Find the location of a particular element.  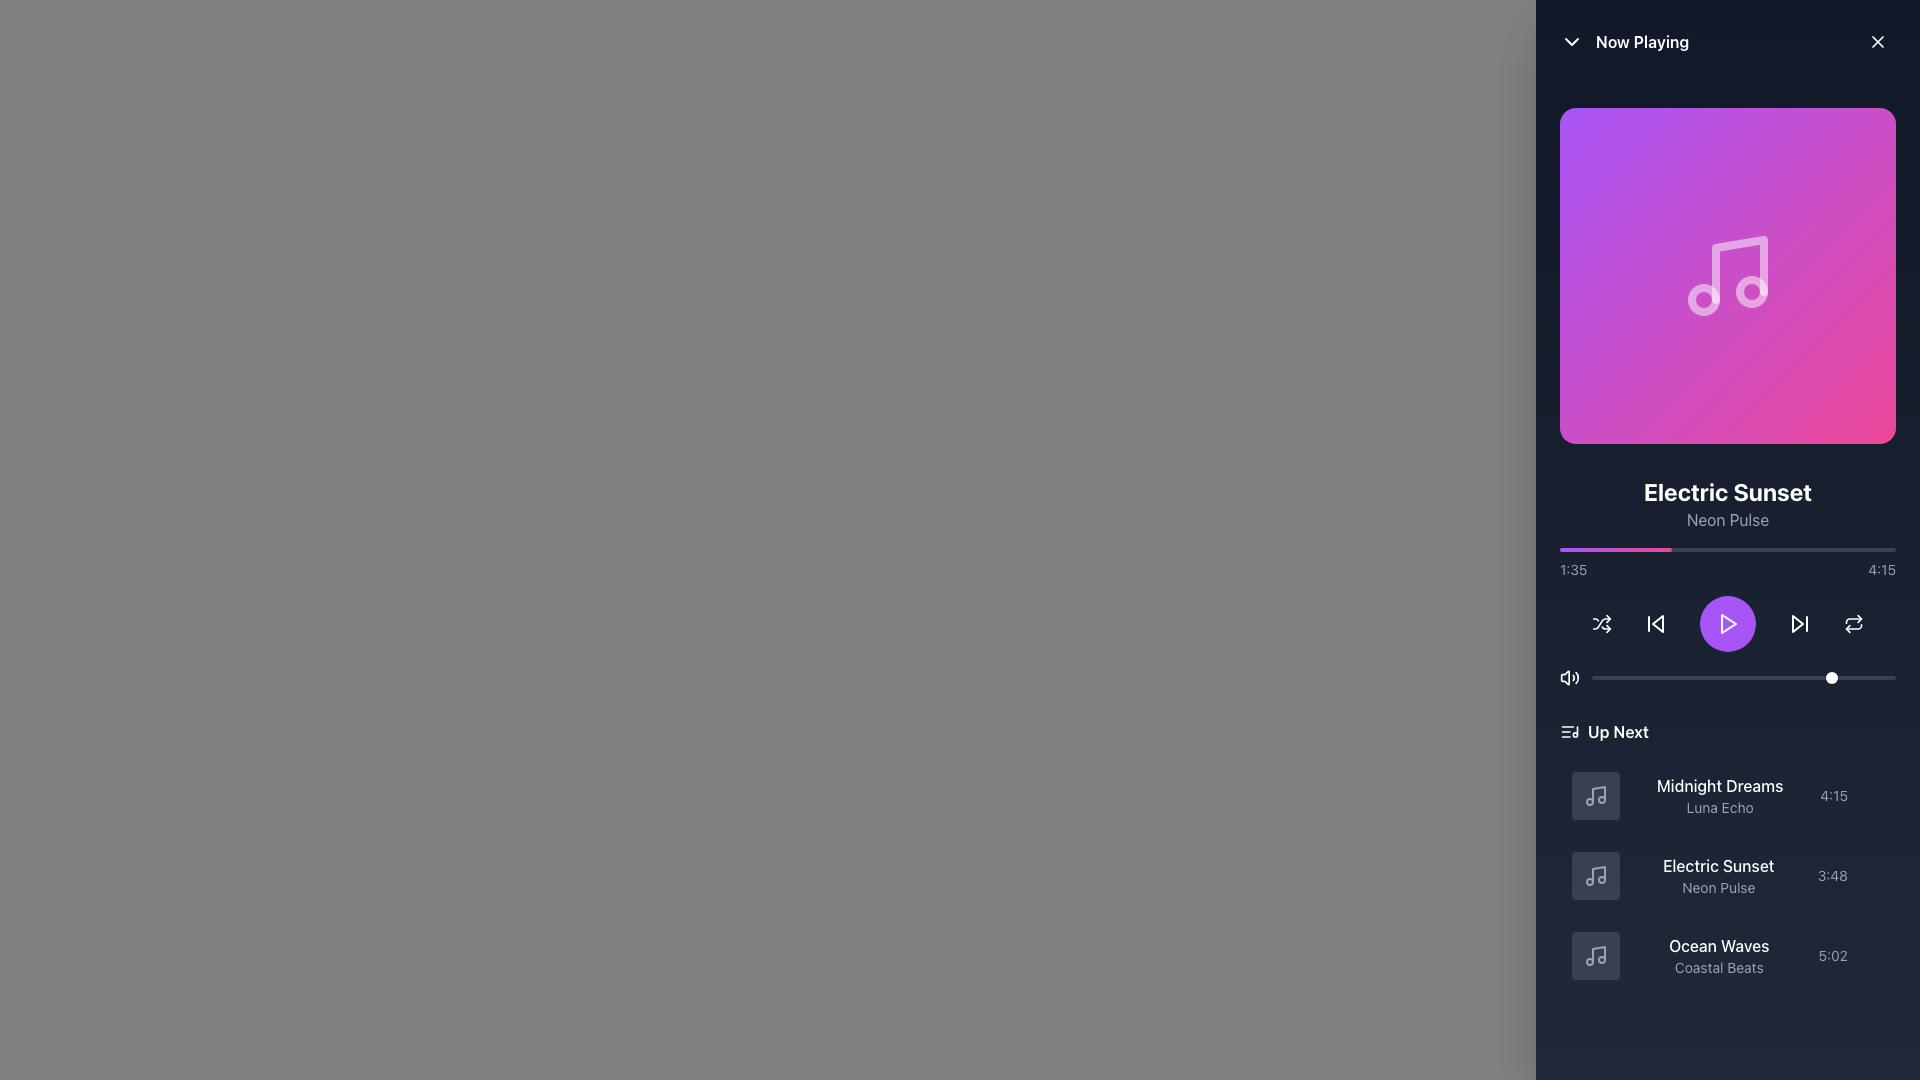

the volume slider is located at coordinates (1721, 677).